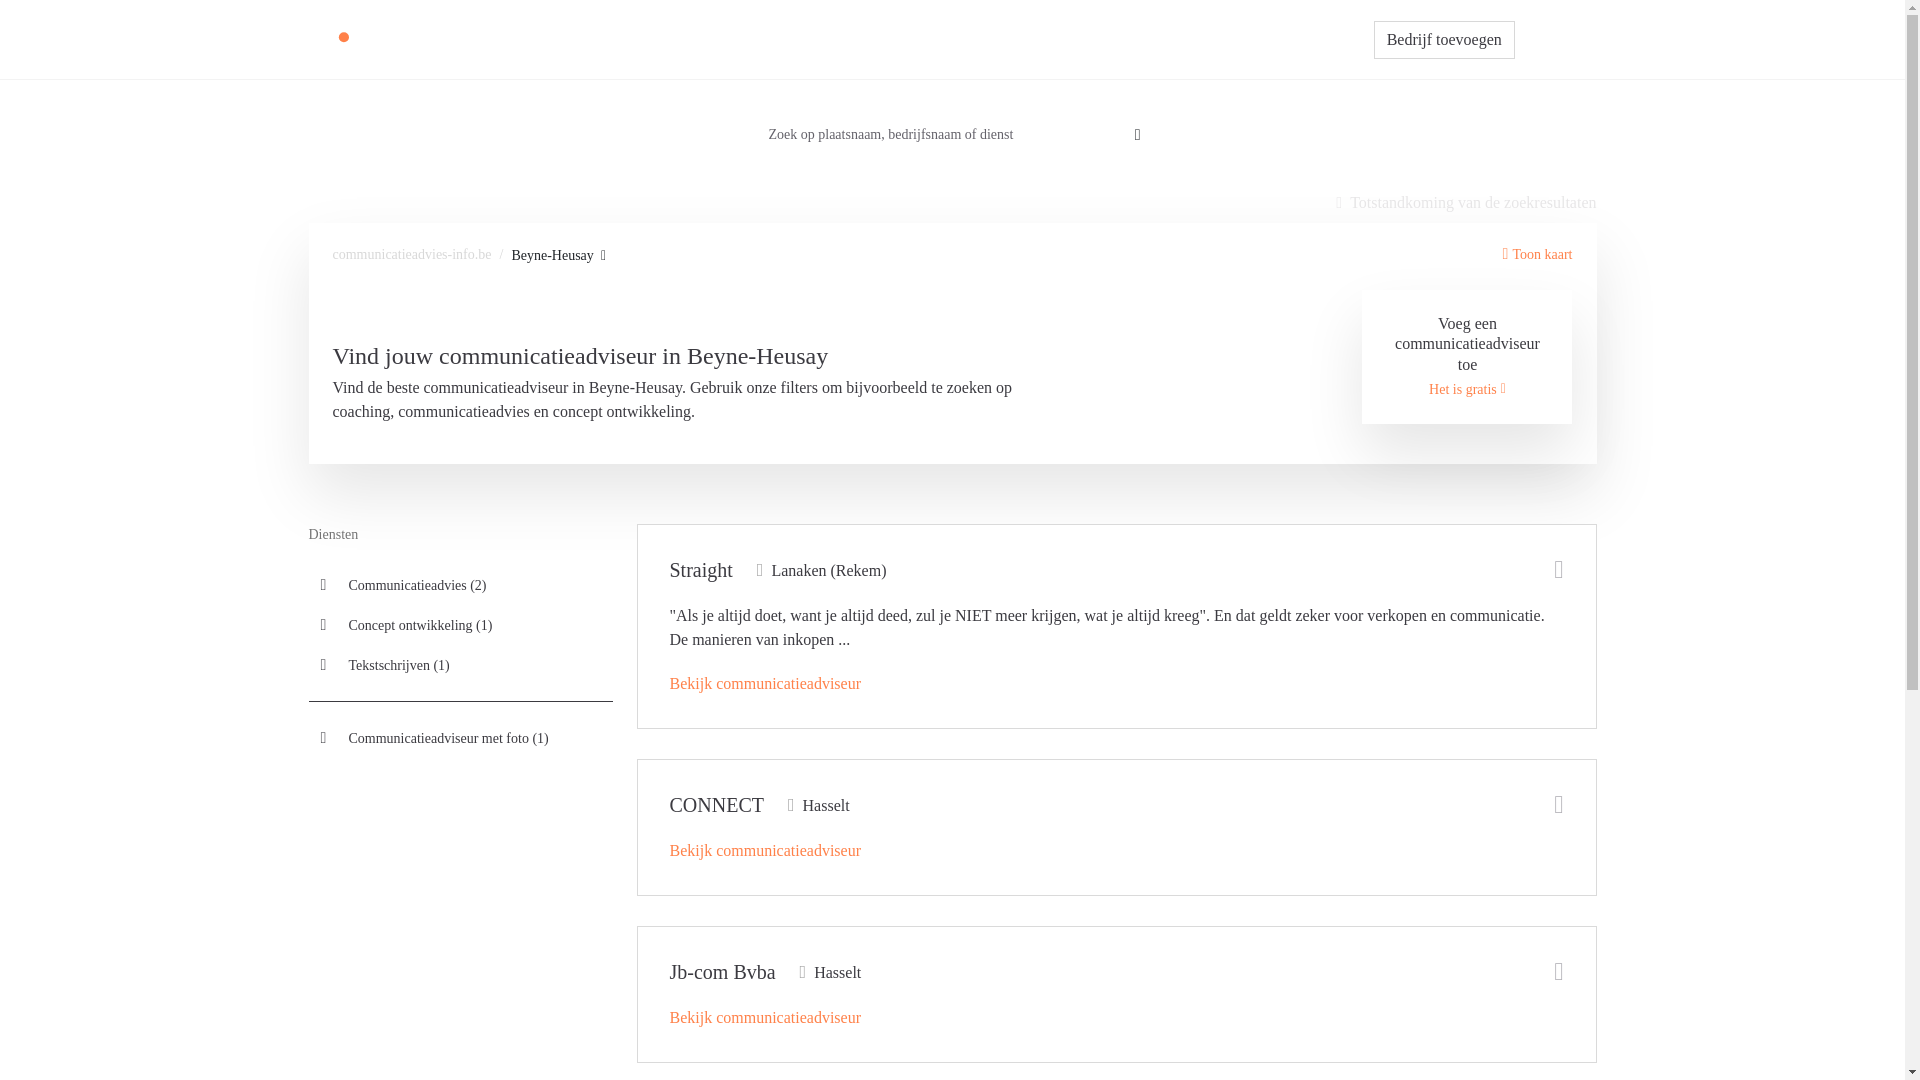 The height and width of the screenshot is (1080, 1920). Describe the element at coordinates (1444, 38) in the screenshot. I see `'Bedrijf toevoegen'` at that location.